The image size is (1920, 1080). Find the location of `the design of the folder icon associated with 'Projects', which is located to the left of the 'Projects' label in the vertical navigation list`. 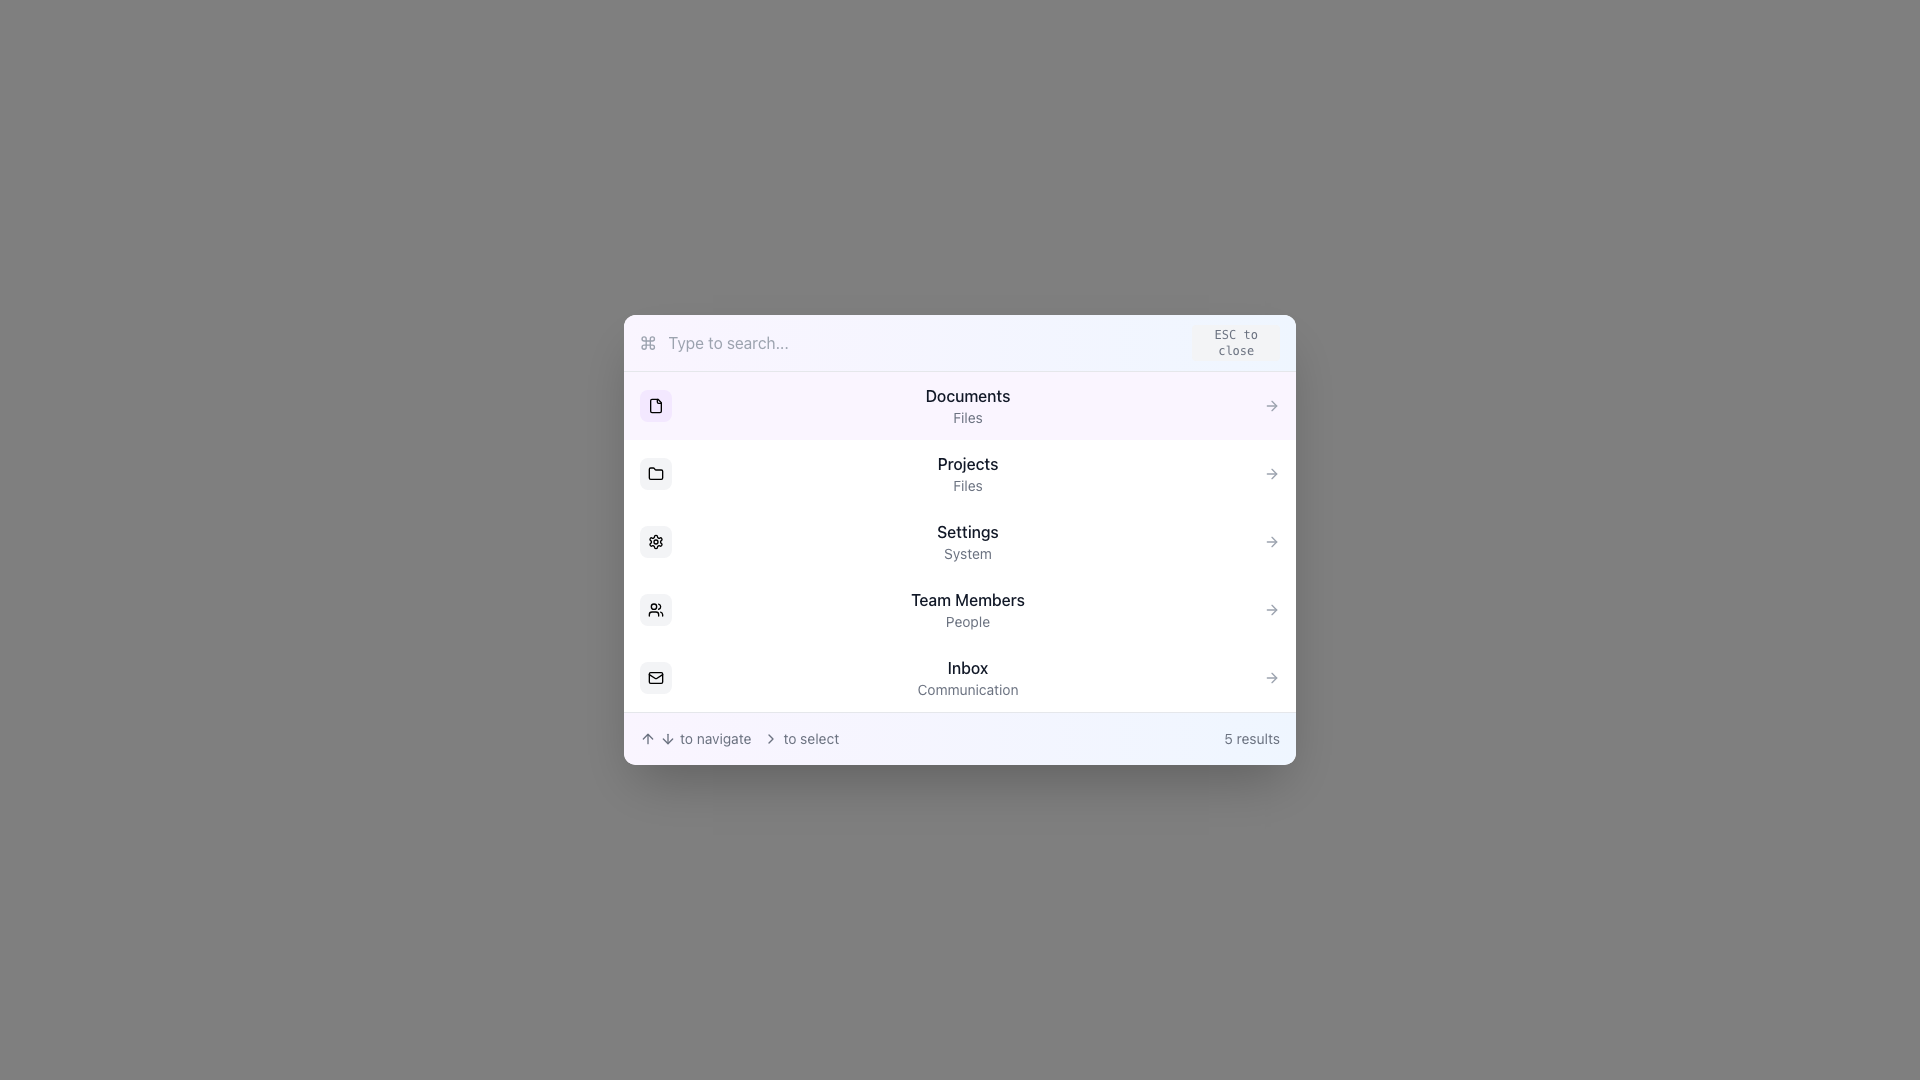

the design of the folder icon associated with 'Projects', which is located to the left of the 'Projects' label in the vertical navigation list is located at coordinates (656, 474).